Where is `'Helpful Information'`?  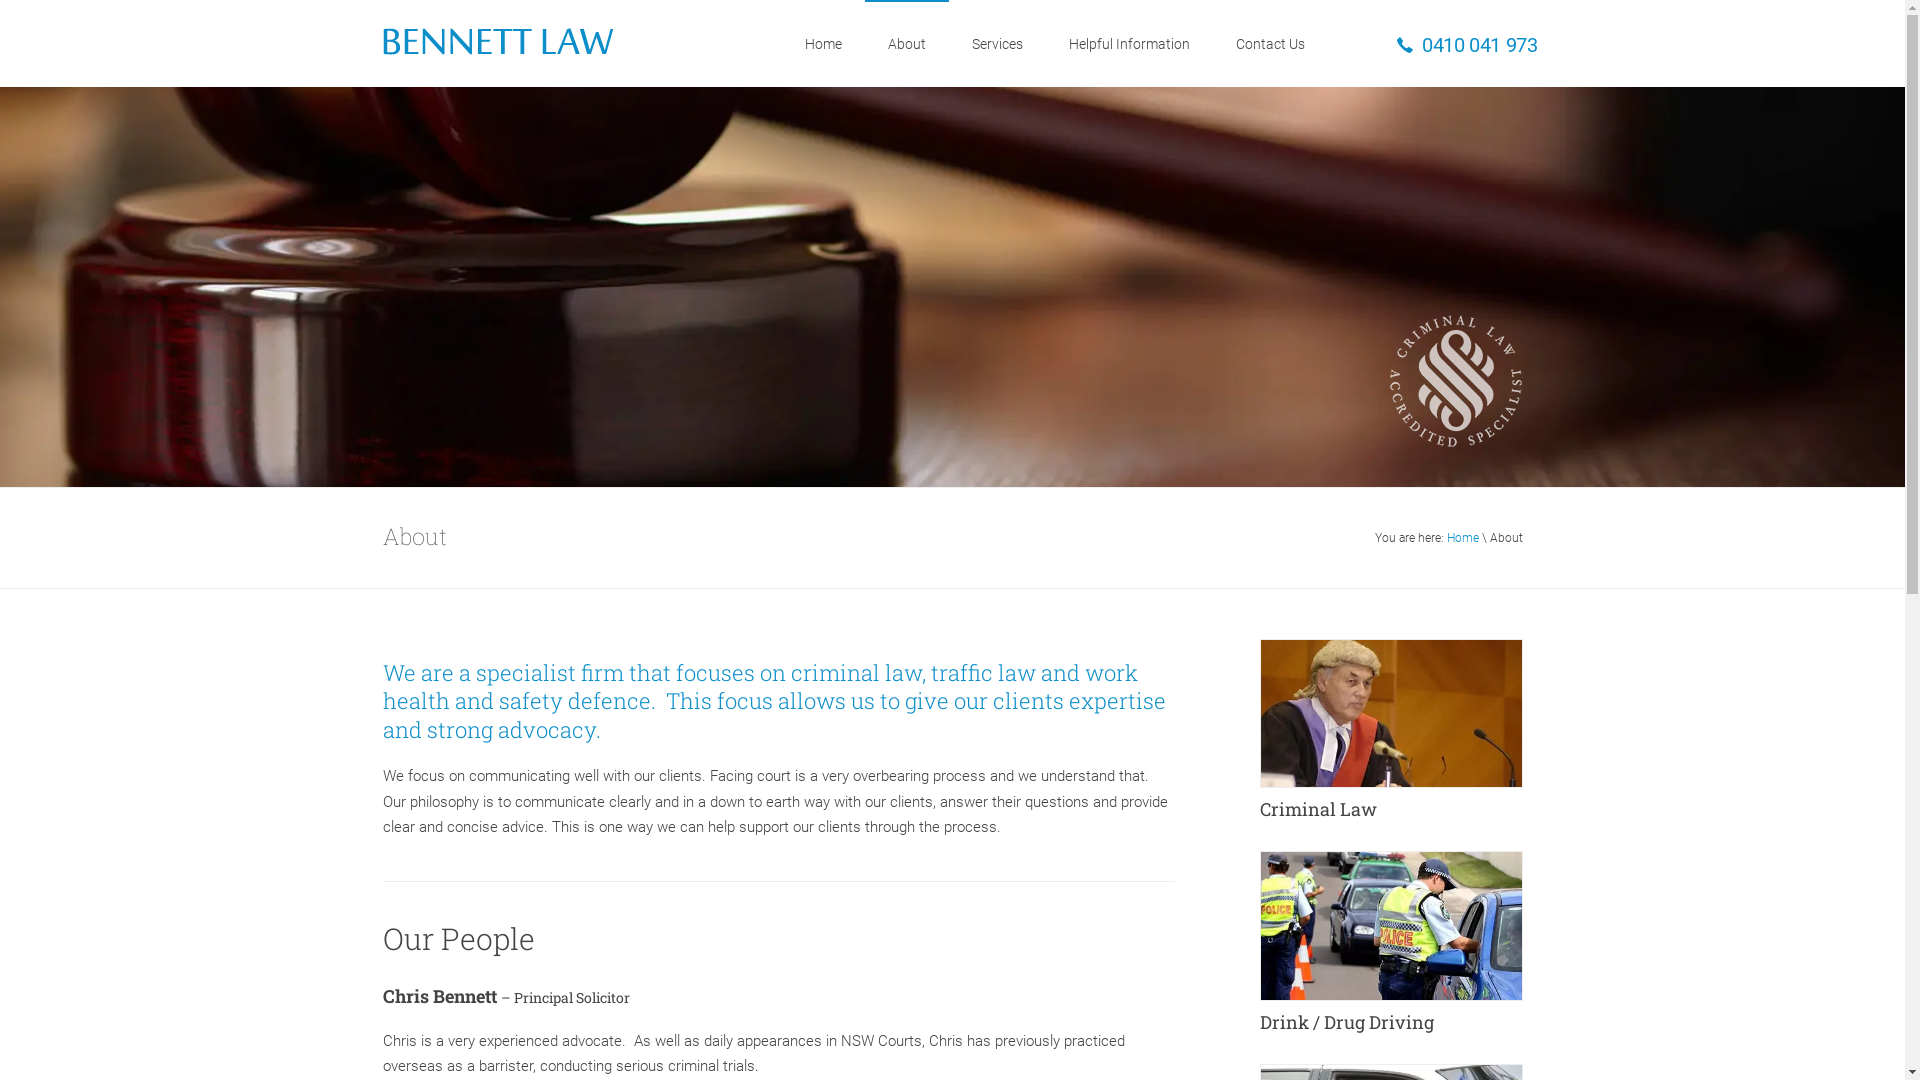
'Helpful Information' is located at coordinates (1045, 43).